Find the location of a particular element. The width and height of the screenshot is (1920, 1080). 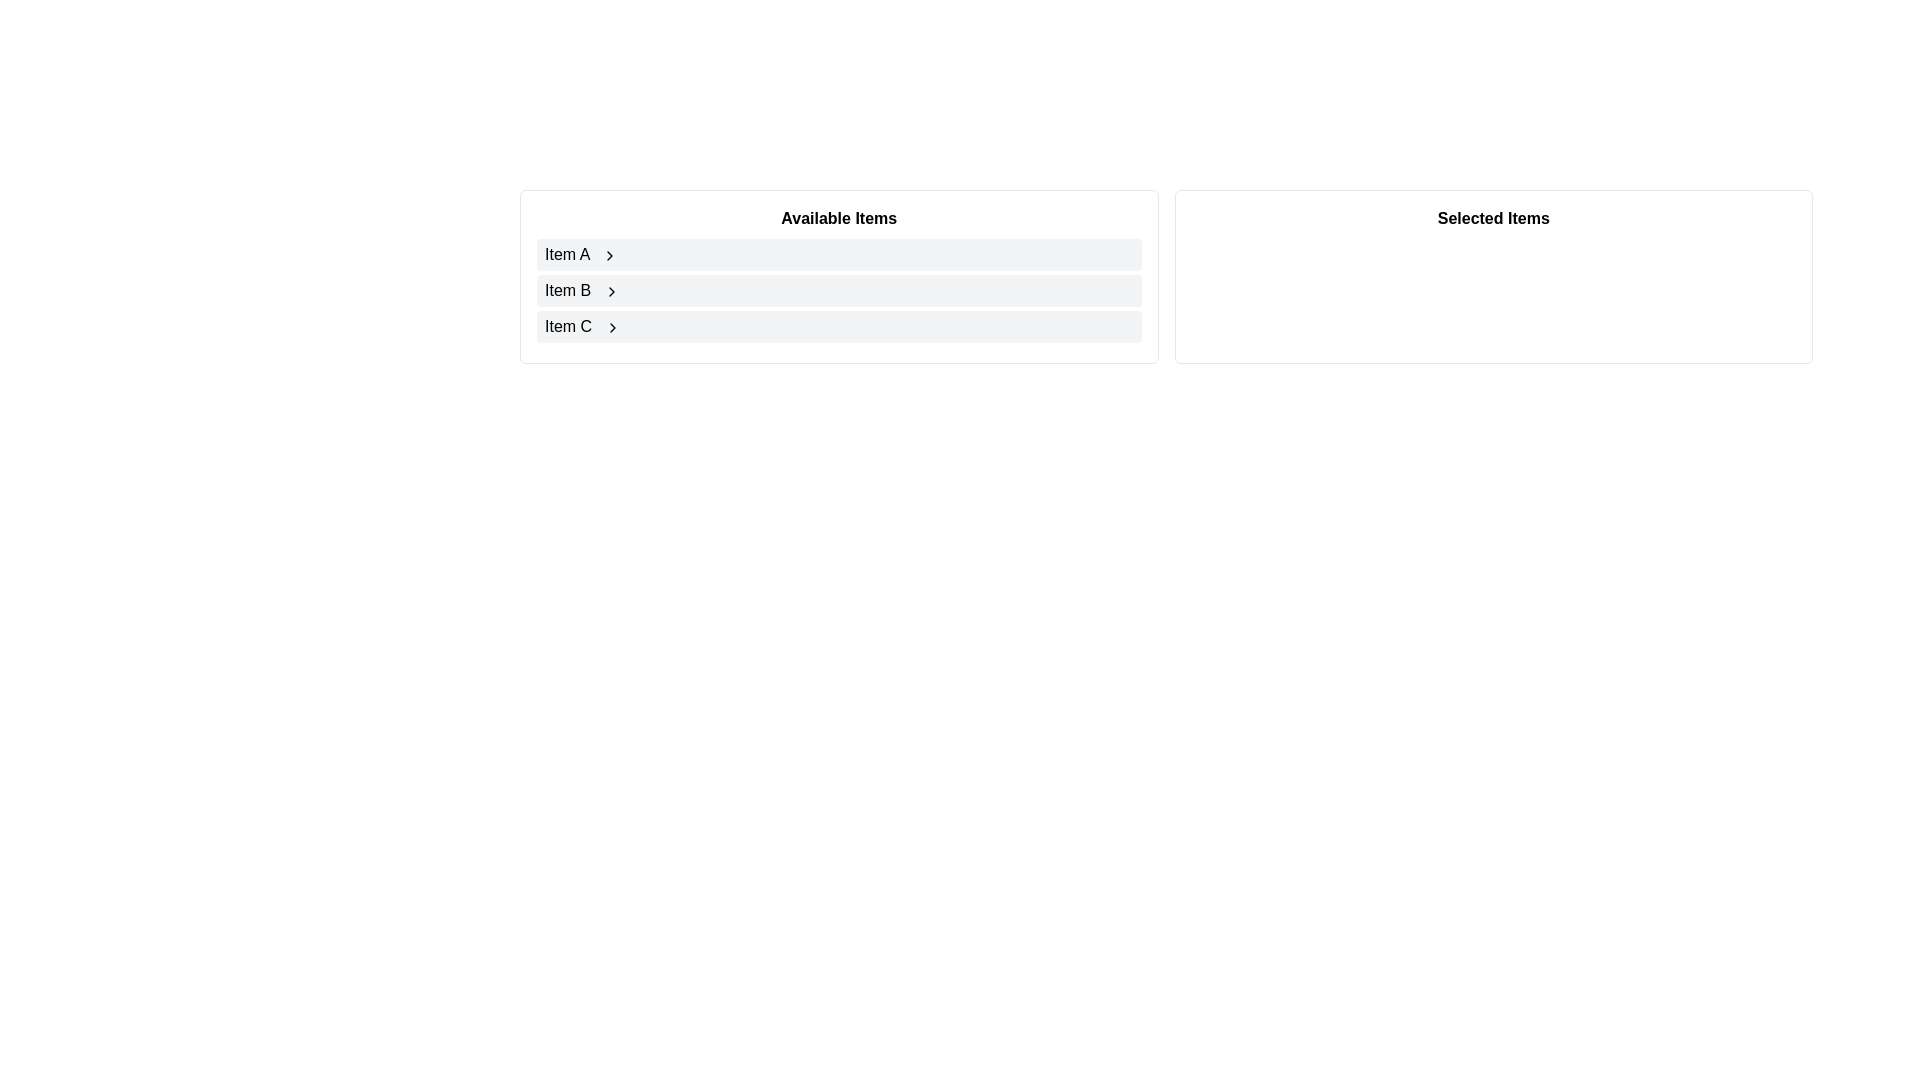

the chevron icon located to the immediate right of 'Item C' in the last row of the 'Available Items' list is located at coordinates (611, 326).